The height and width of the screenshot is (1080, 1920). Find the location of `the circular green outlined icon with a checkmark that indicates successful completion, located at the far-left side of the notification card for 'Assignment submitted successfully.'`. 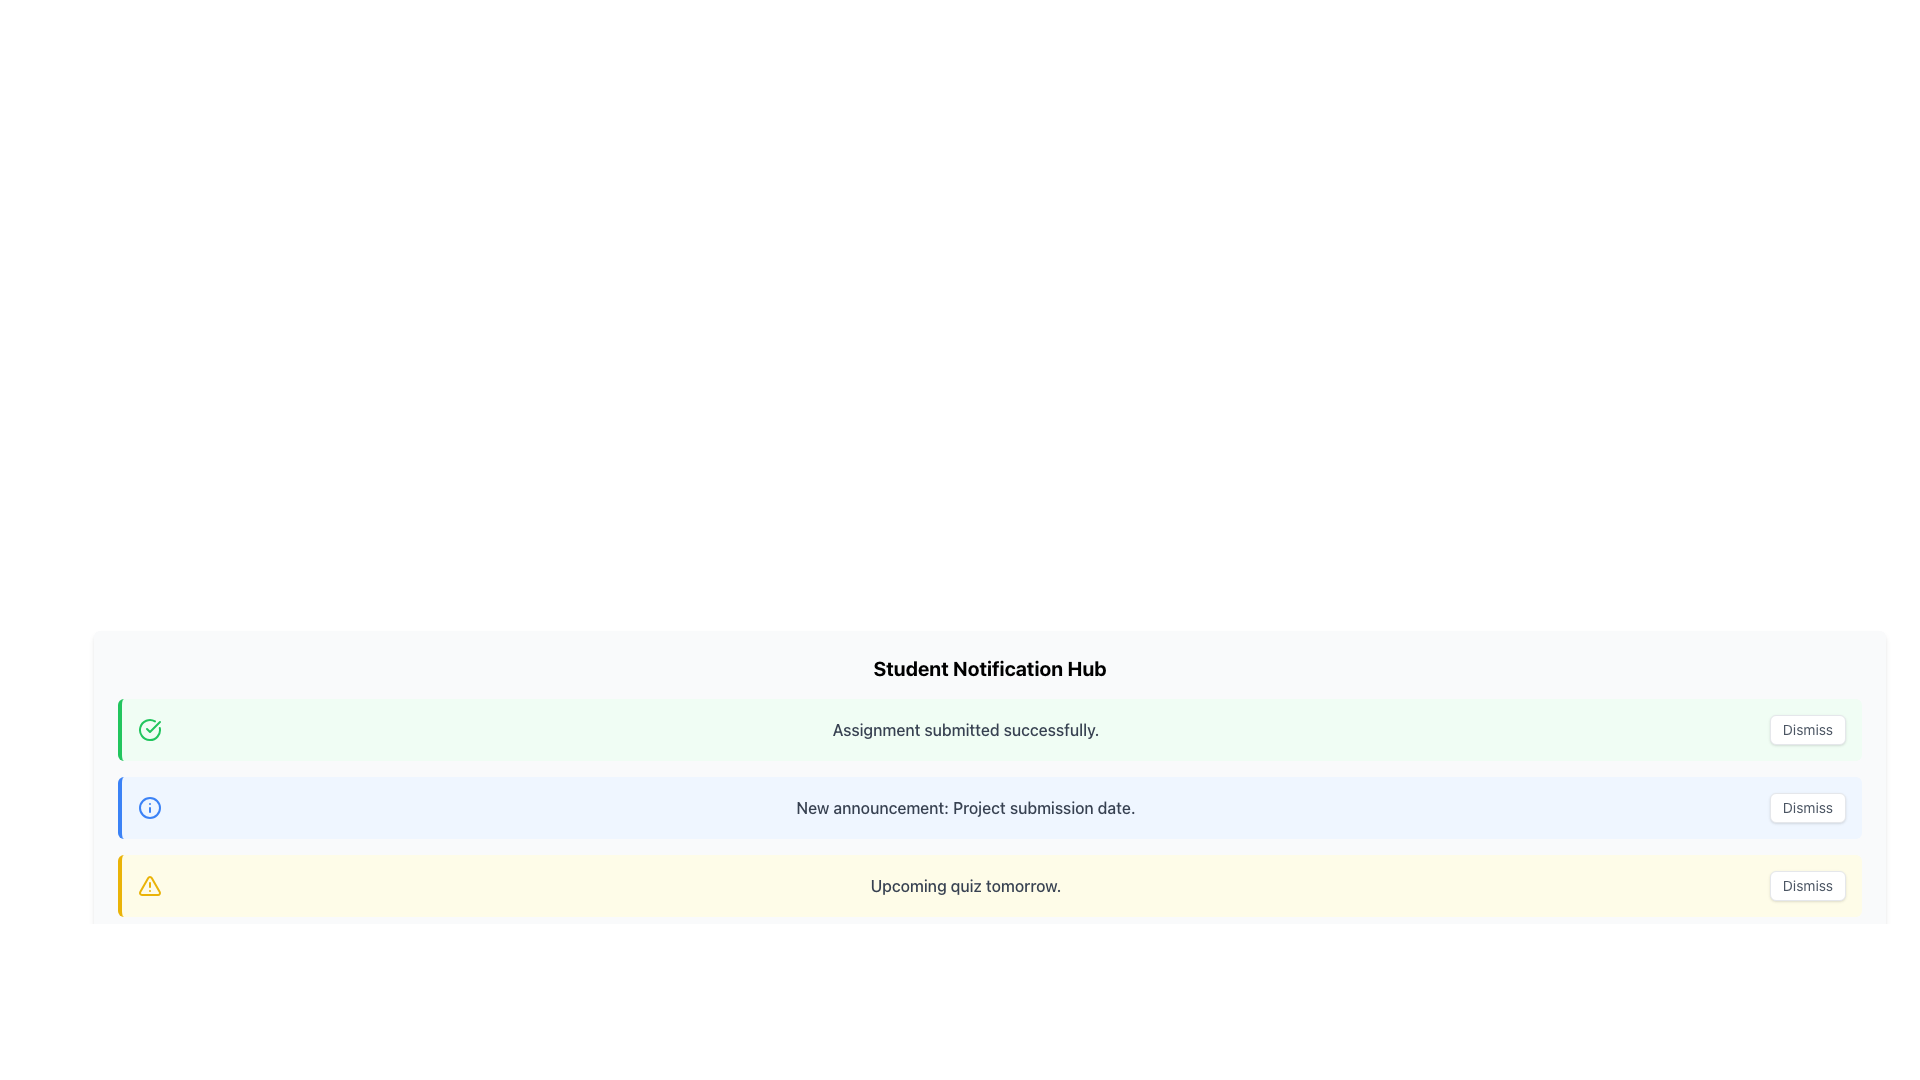

the circular green outlined icon with a checkmark that indicates successful completion, located at the far-left side of the notification card for 'Assignment submitted successfully.' is located at coordinates (148, 729).